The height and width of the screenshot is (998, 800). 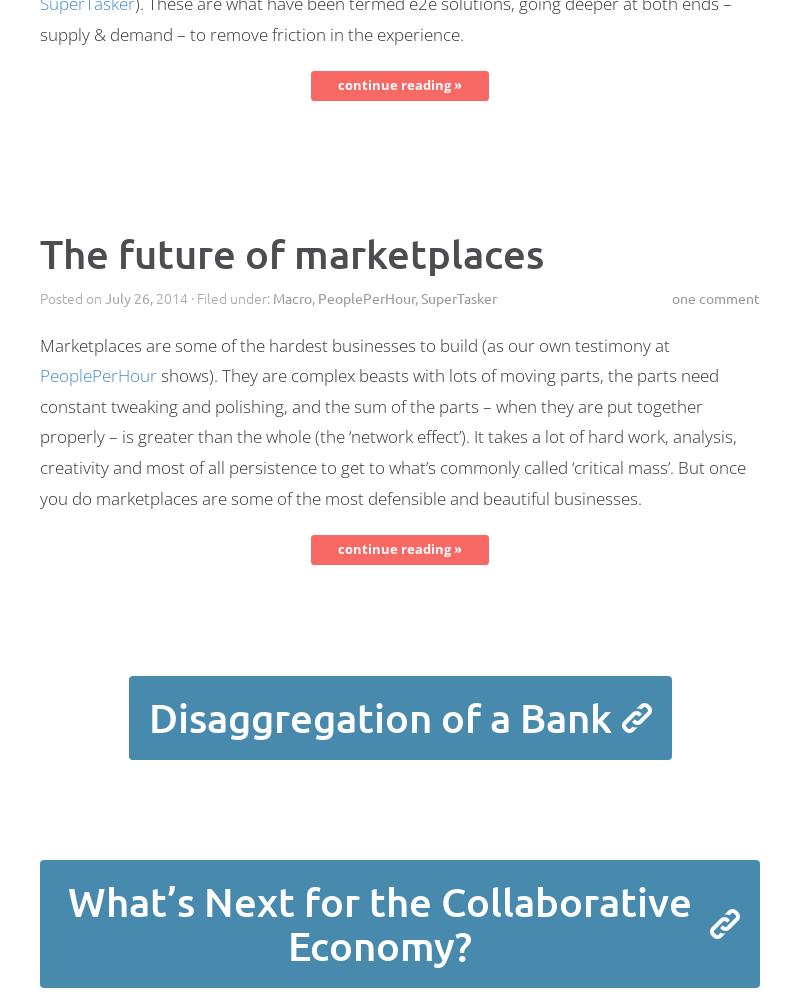 I want to click on 'Marketplaces are some of the hardest businesses to build (as our own testimony at', so click(x=355, y=344).